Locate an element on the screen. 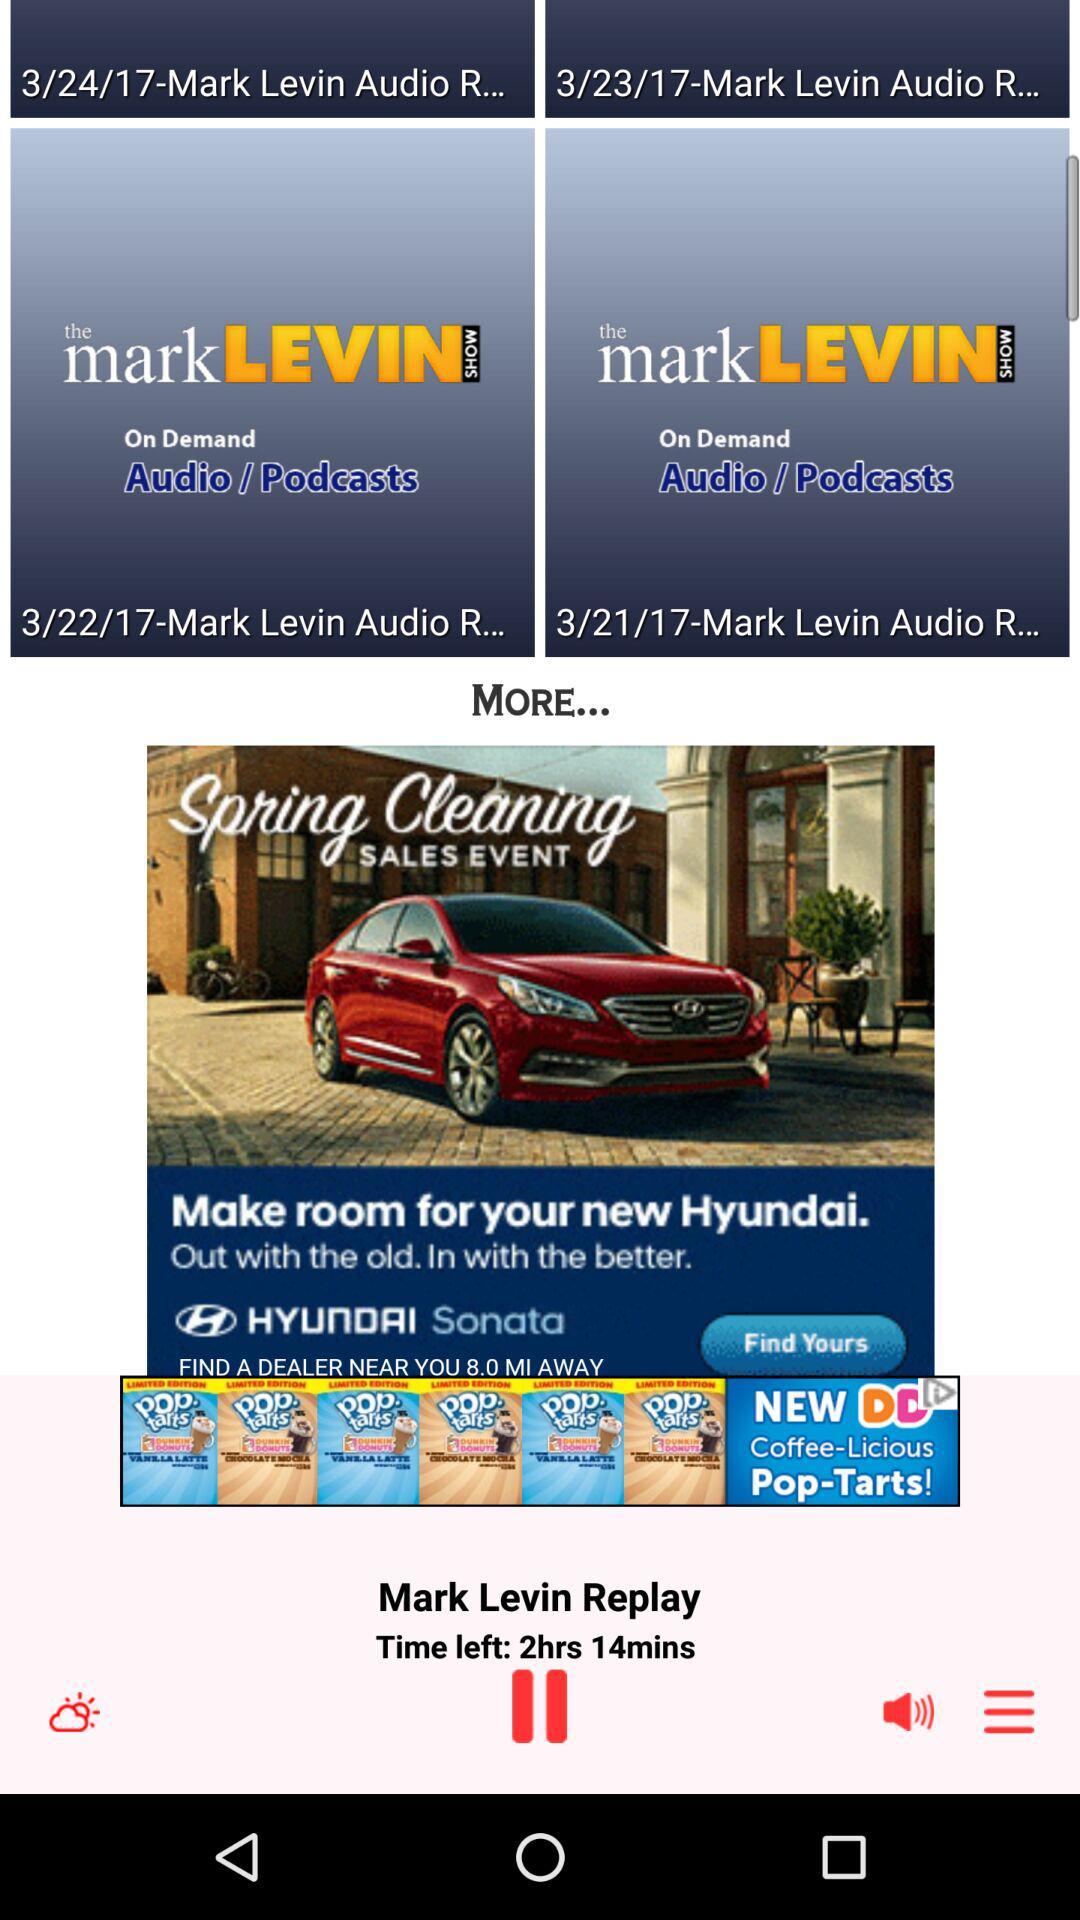 The height and width of the screenshot is (1920, 1080). the weather icon is located at coordinates (73, 1832).